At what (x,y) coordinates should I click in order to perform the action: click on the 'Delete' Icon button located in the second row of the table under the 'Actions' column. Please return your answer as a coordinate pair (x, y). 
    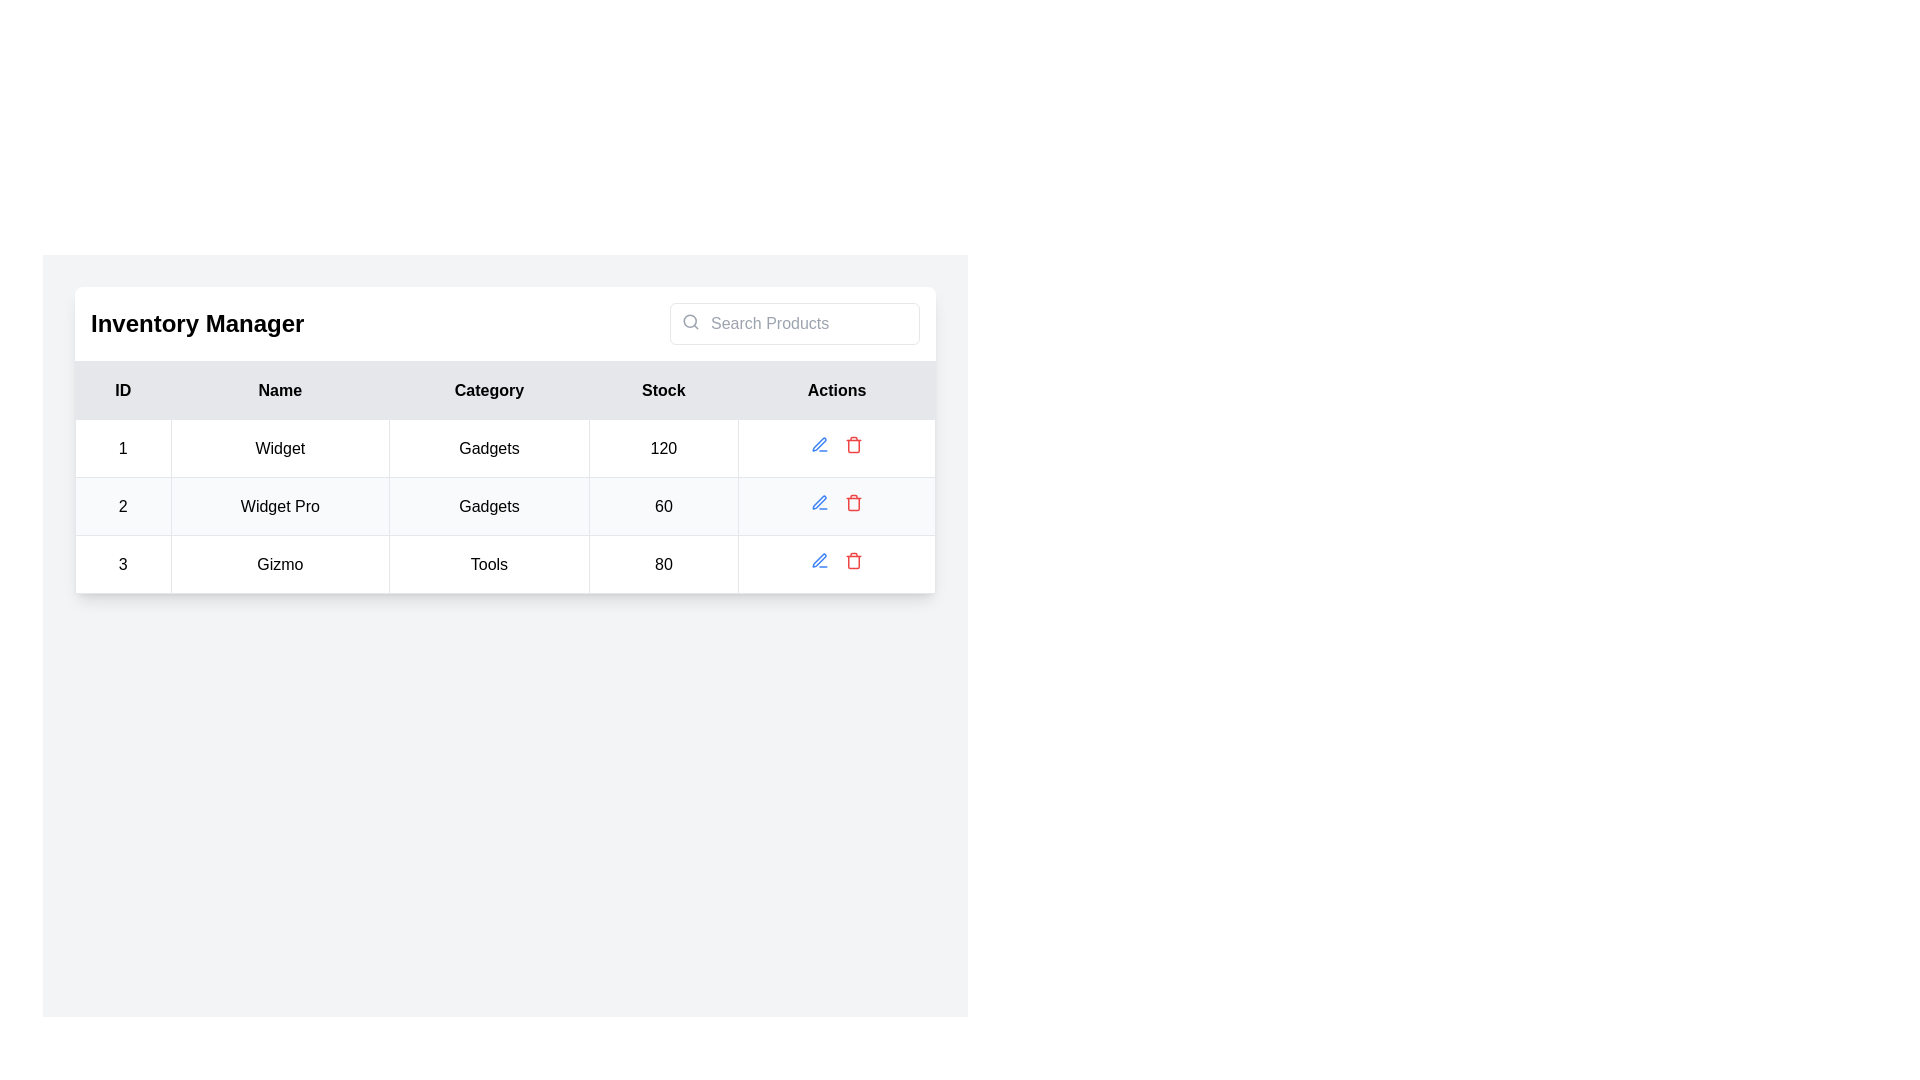
    Looking at the image, I should click on (854, 501).